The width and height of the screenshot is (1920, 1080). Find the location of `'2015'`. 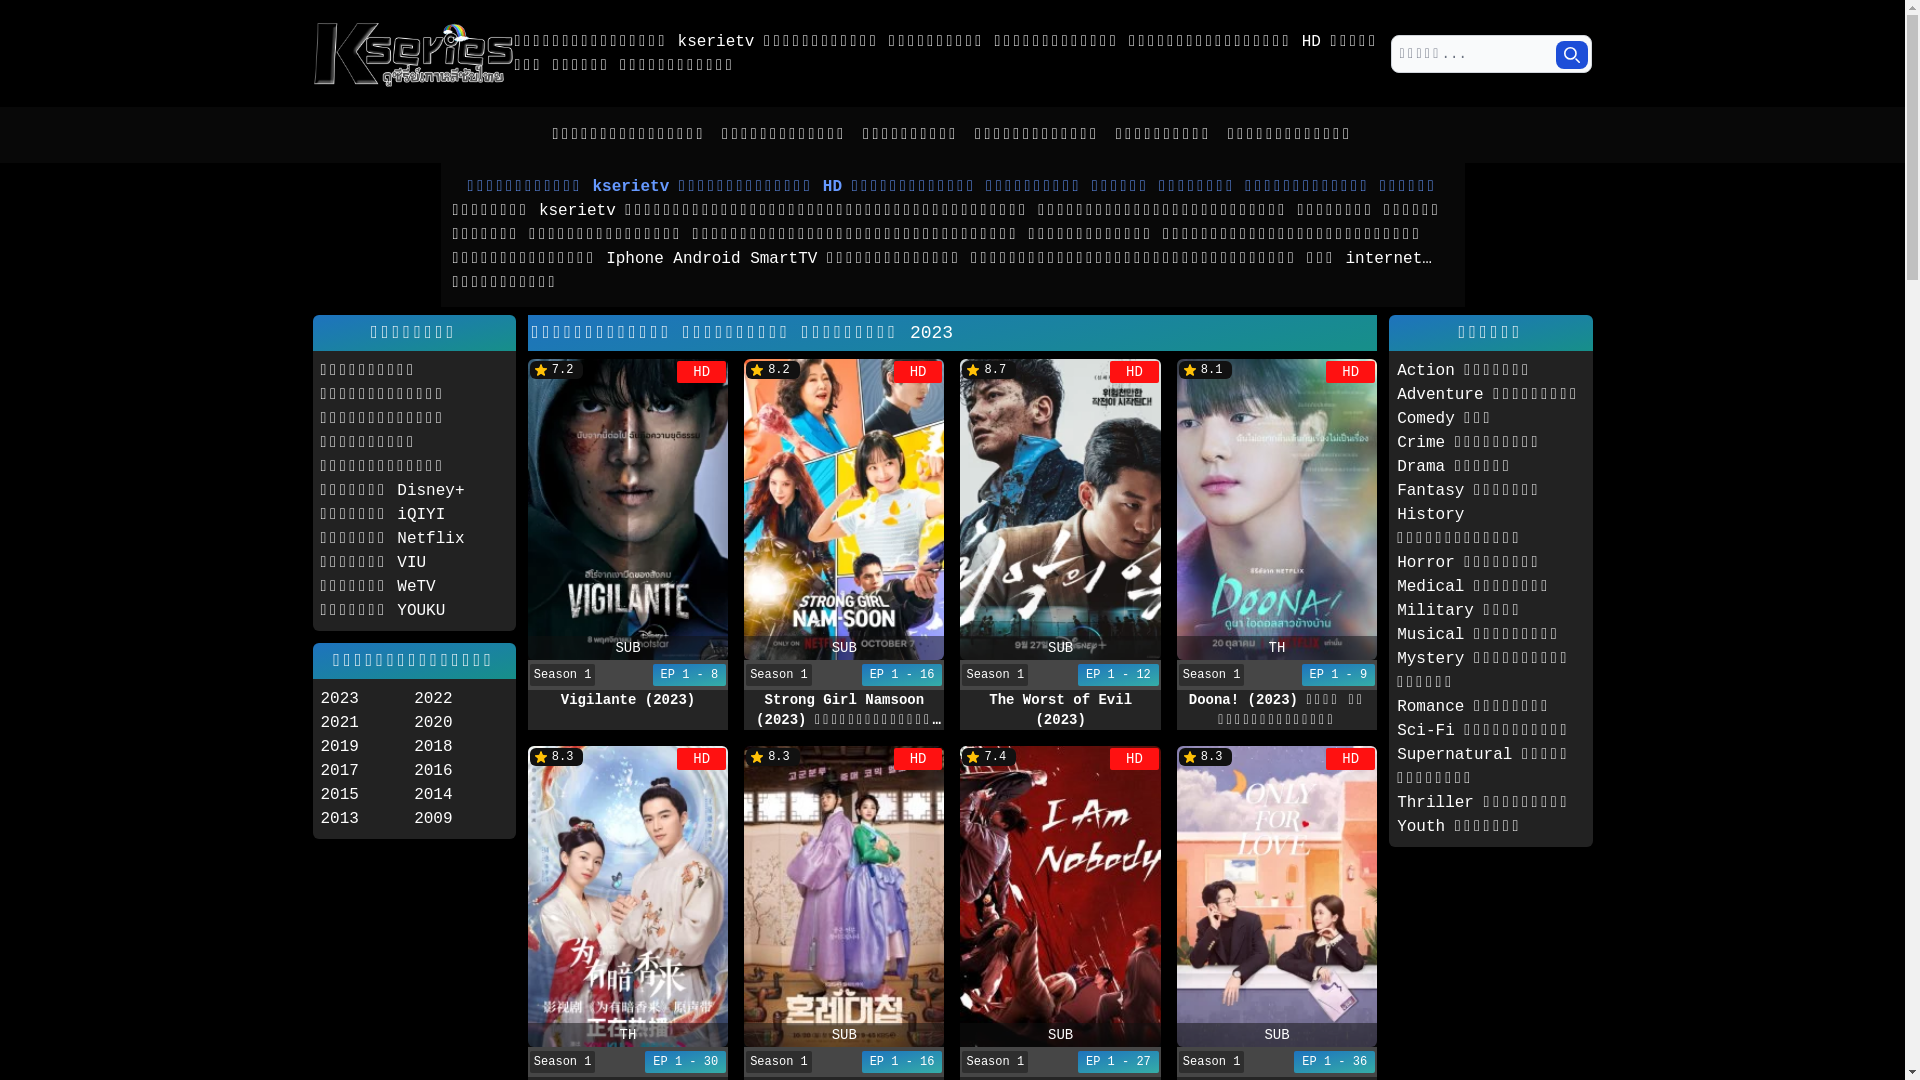

'2015' is located at coordinates (366, 793).